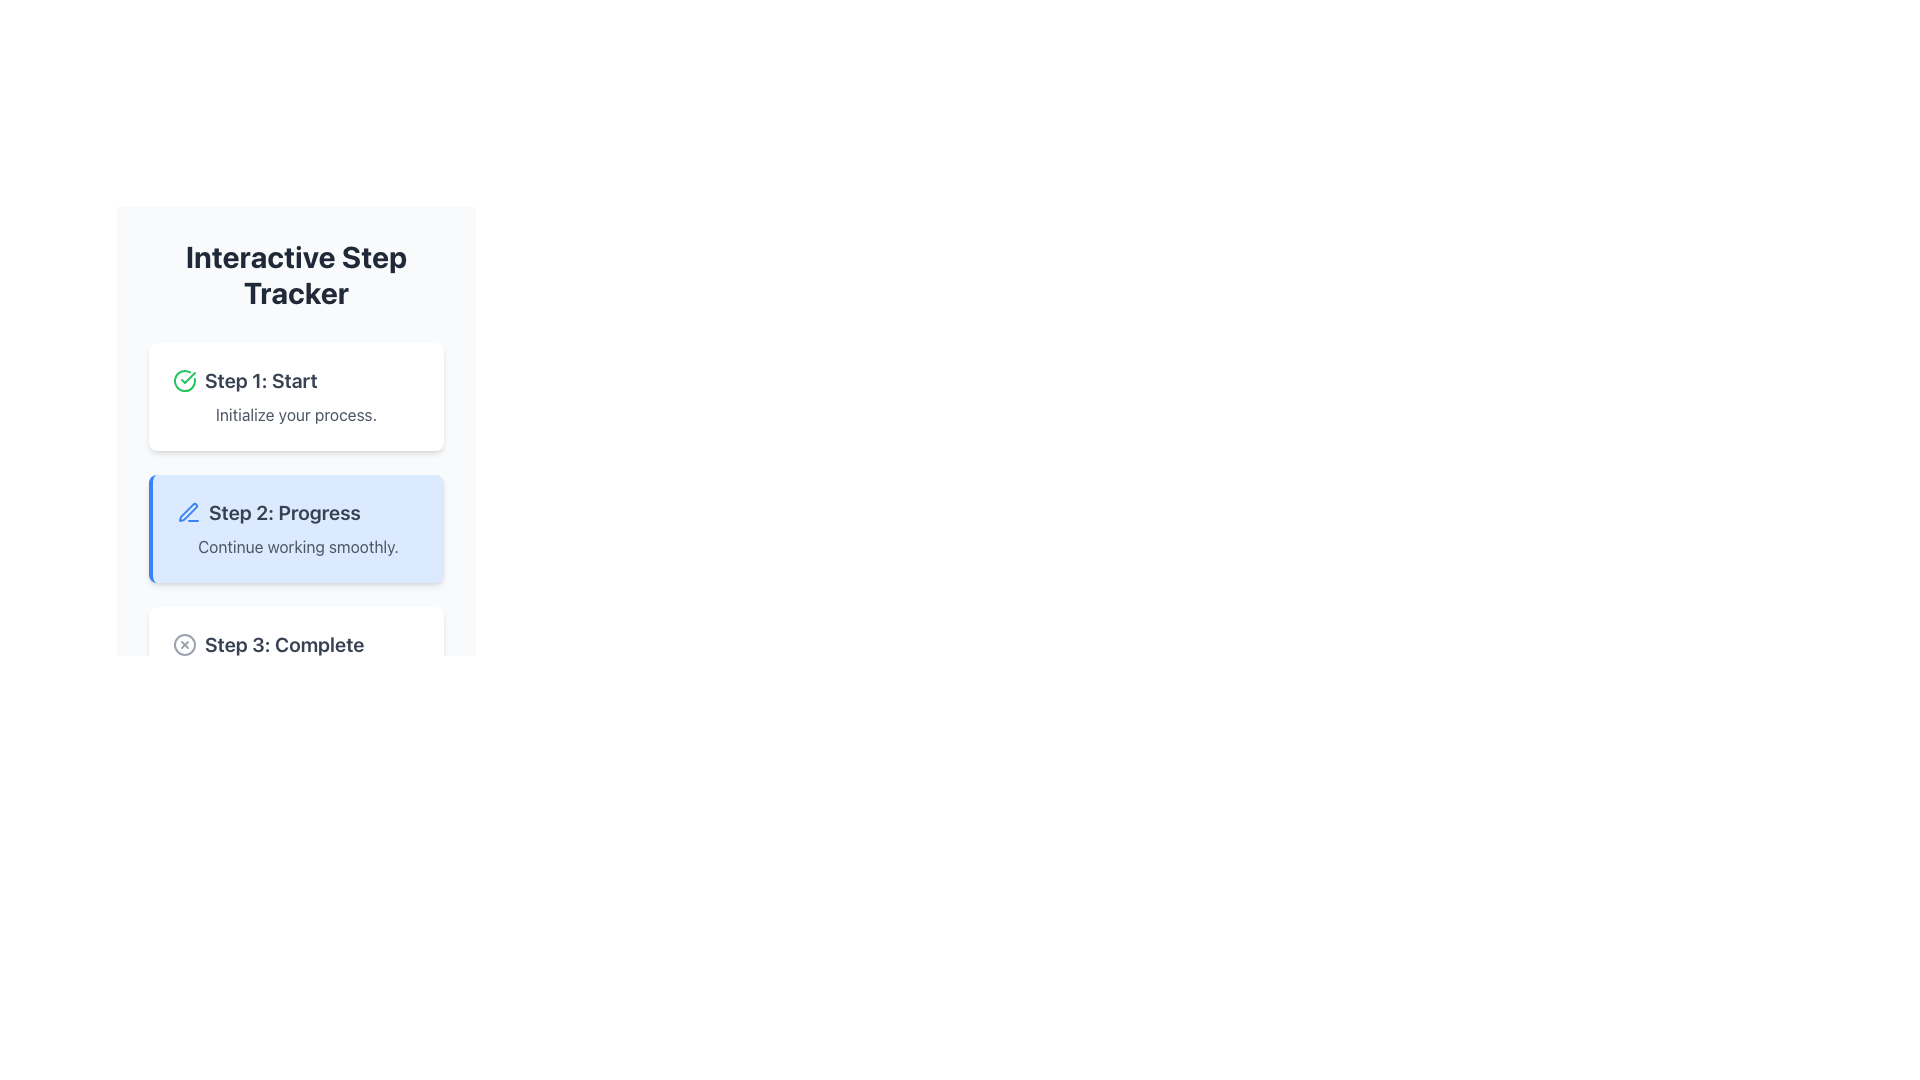 This screenshot has width=1920, height=1080. What do you see at coordinates (283, 644) in the screenshot?
I see `the text label indicating the last step in the multistep process, which is positioned below the 'Step 2: Progress' section and aligned with a small icon to its left` at bounding box center [283, 644].